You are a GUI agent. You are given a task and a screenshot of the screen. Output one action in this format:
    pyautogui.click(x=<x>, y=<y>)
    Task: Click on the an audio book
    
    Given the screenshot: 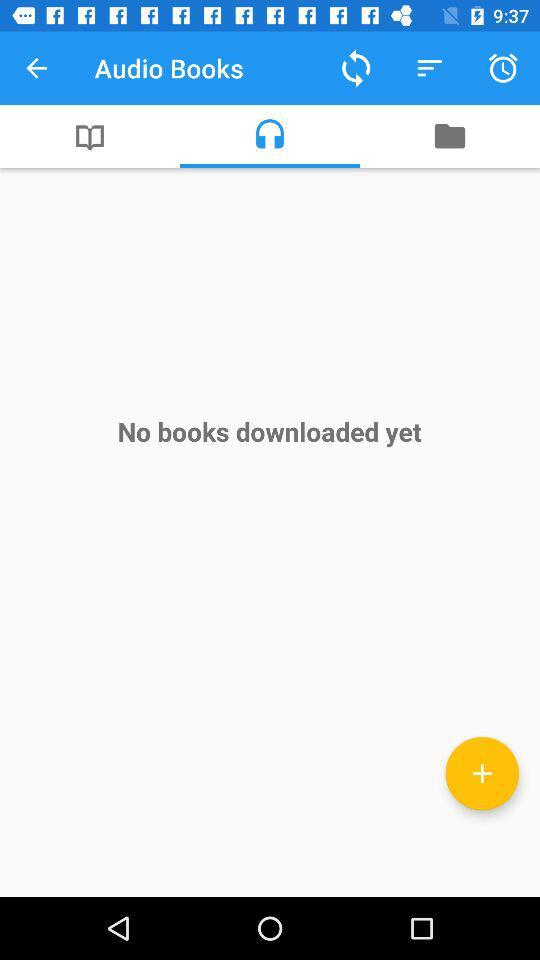 What is the action you would take?
    pyautogui.click(x=481, y=772)
    